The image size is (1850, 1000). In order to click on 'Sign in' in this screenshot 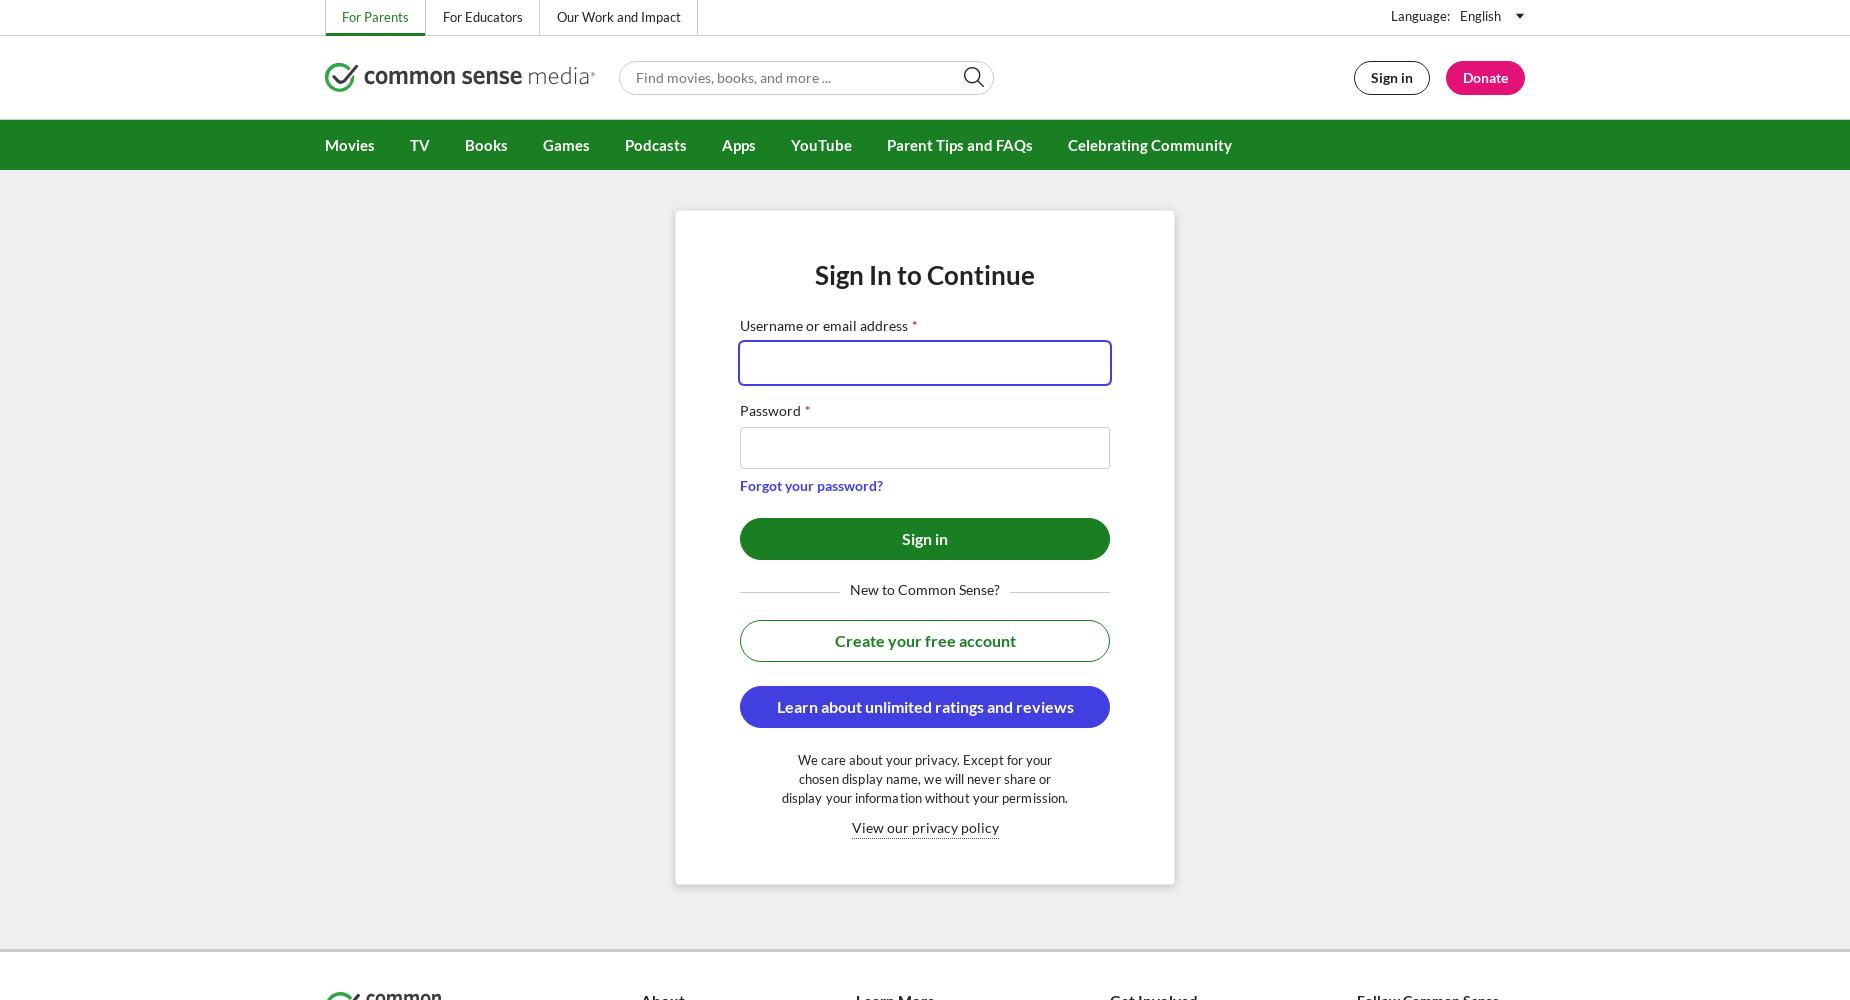, I will do `click(1391, 75)`.